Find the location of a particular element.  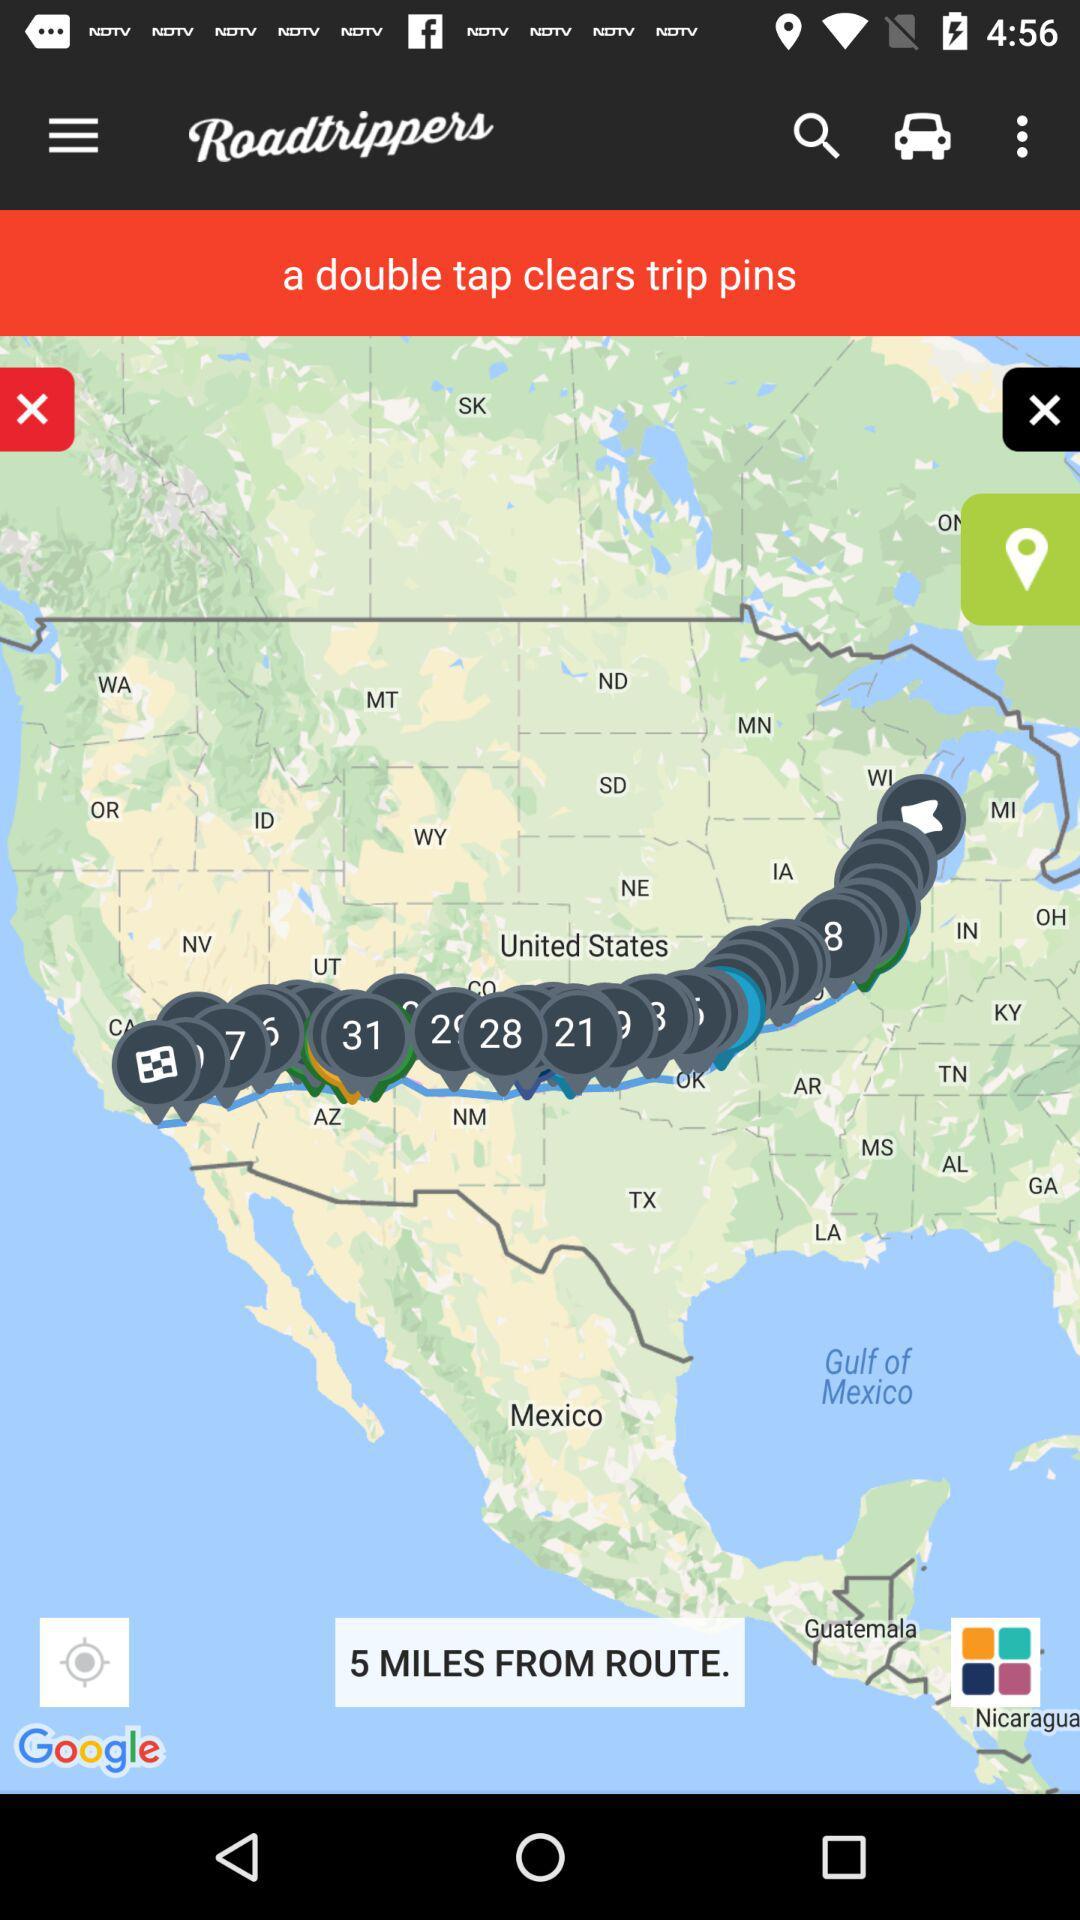

the close icon is located at coordinates (38, 408).